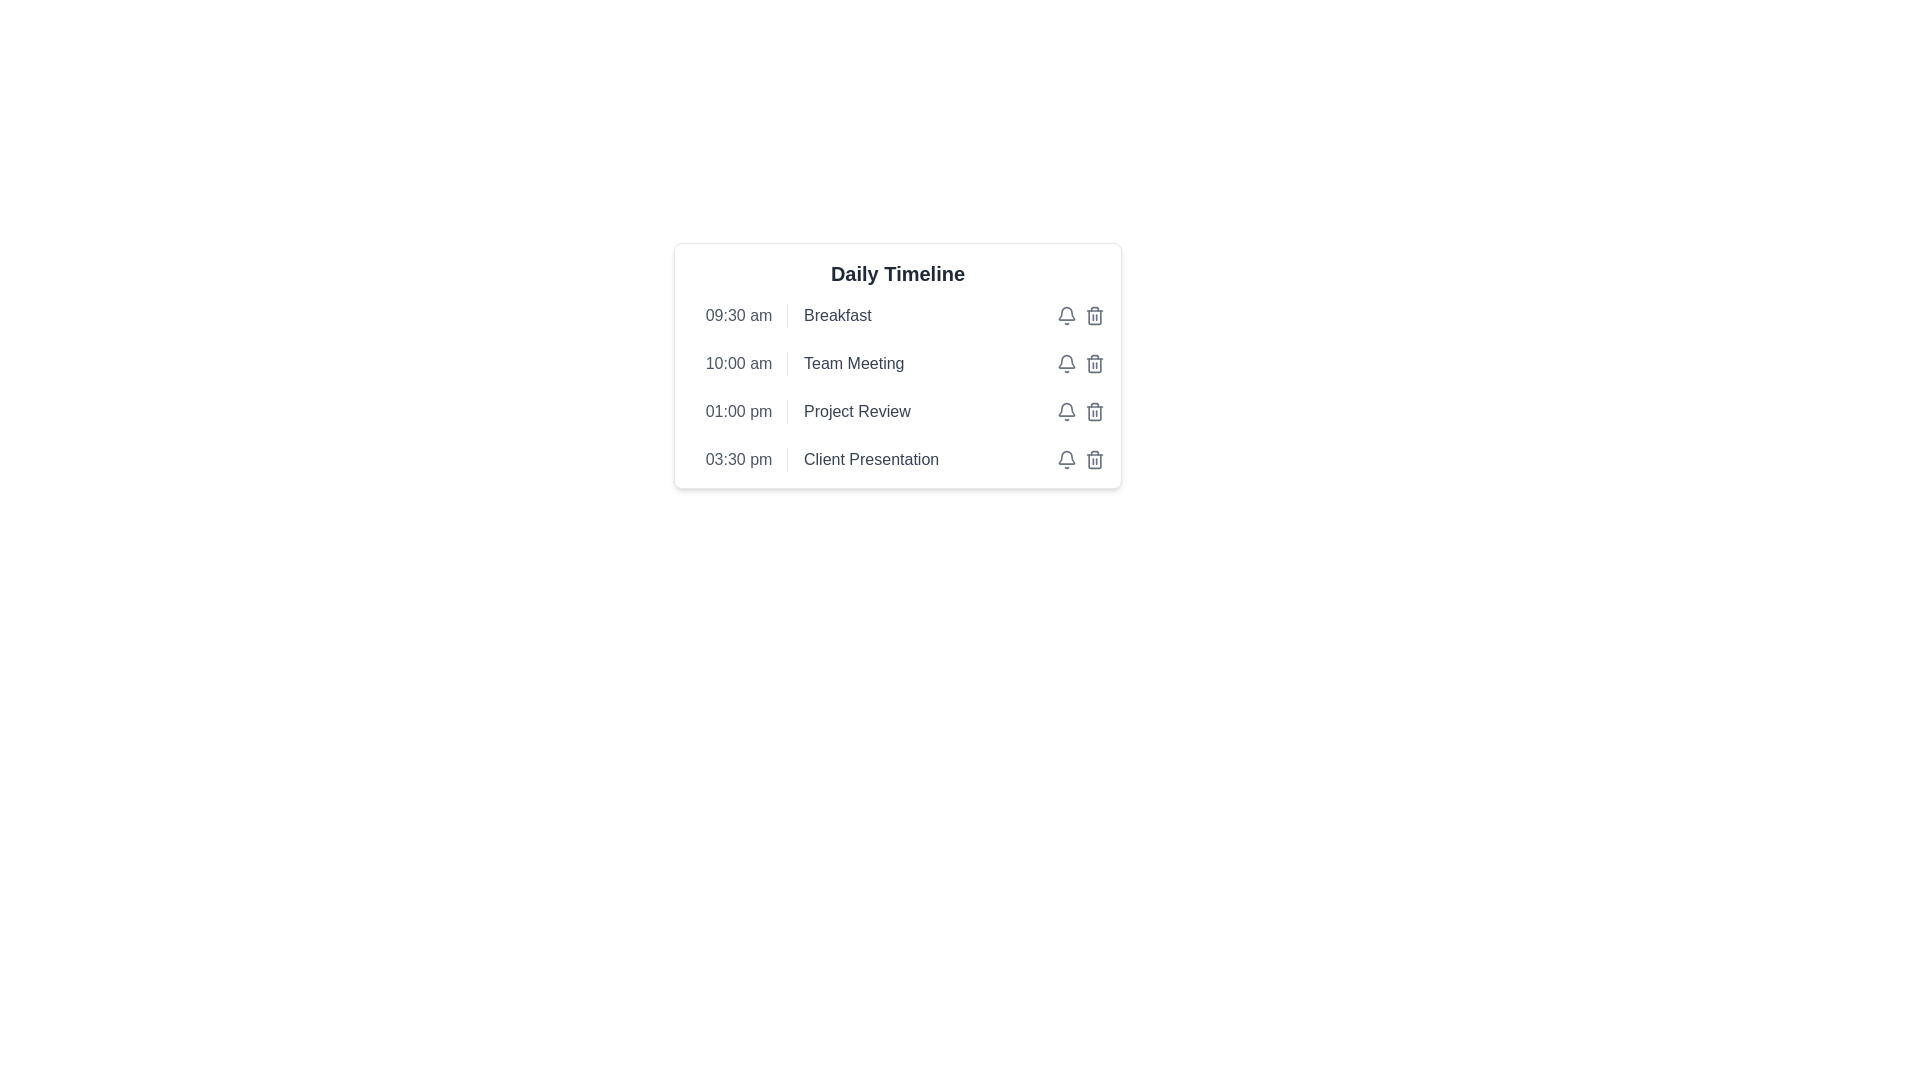 The image size is (1920, 1080). What do you see at coordinates (1093, 411) in the screenshot?
I see `the trash bin vector graphic representing the delete function for the '01:00 pm Project Review' timeline entry` at bounding box center [1093, 411].